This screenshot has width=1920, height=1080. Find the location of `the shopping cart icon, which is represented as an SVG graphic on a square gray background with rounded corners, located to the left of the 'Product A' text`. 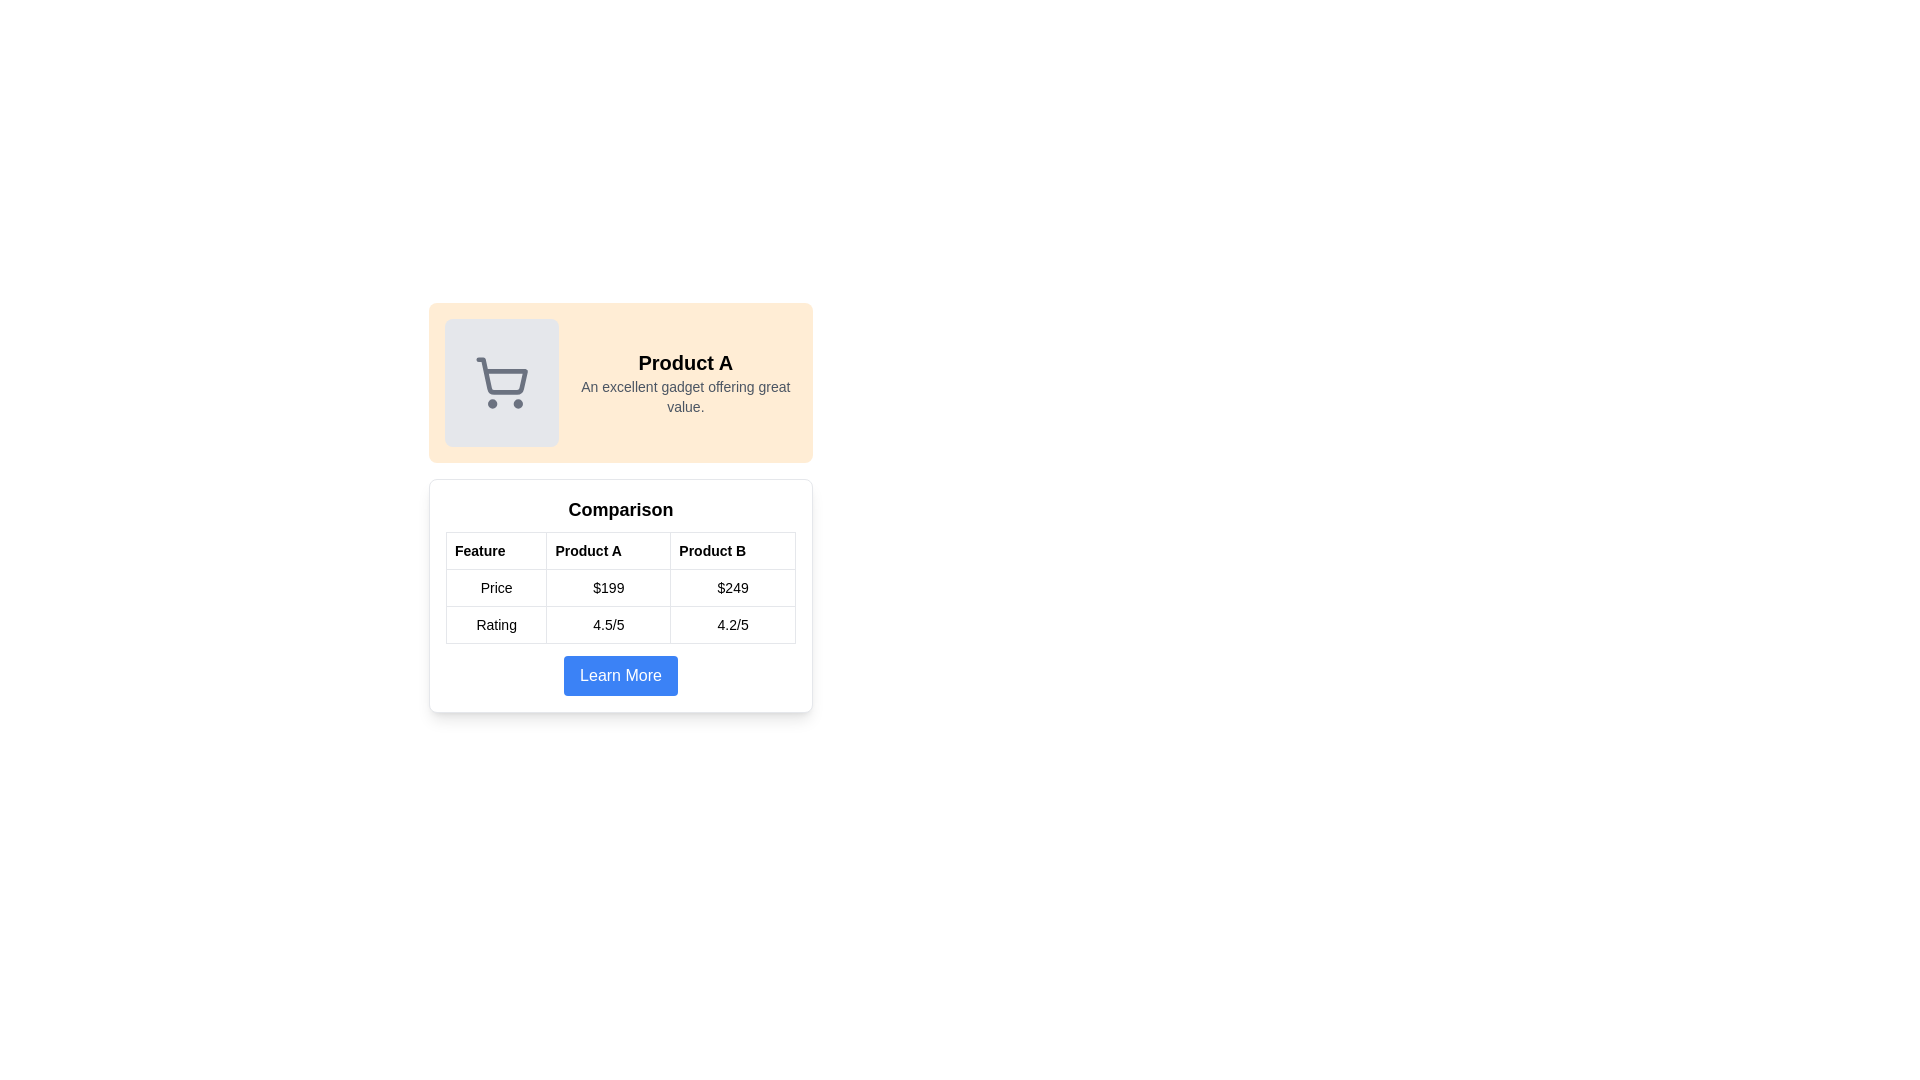

the shopping cart icon, which is represented as an SVG graphic on a square gray background with rounded corners, located to the left of the 'Product A' text is located at coordinates (501, 382).